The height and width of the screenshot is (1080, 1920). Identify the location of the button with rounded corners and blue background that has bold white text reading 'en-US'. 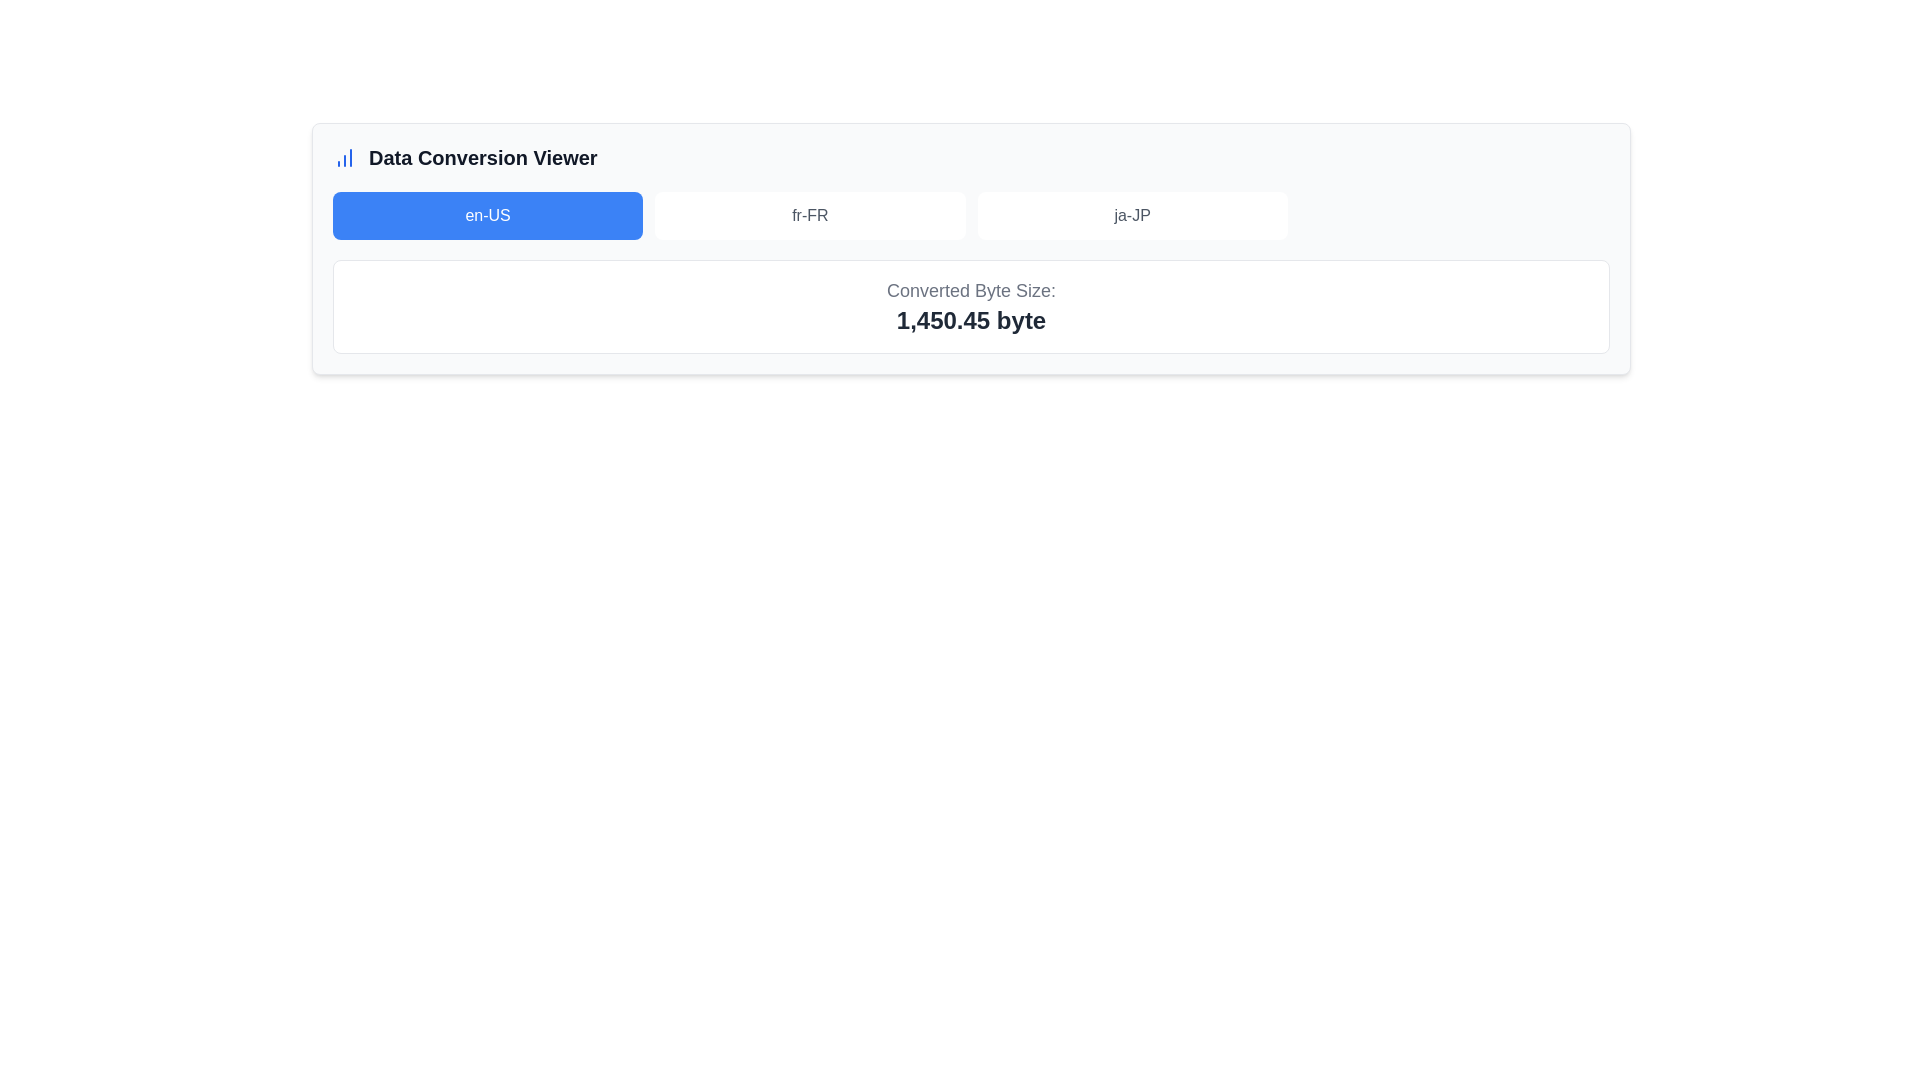
(488, 216).